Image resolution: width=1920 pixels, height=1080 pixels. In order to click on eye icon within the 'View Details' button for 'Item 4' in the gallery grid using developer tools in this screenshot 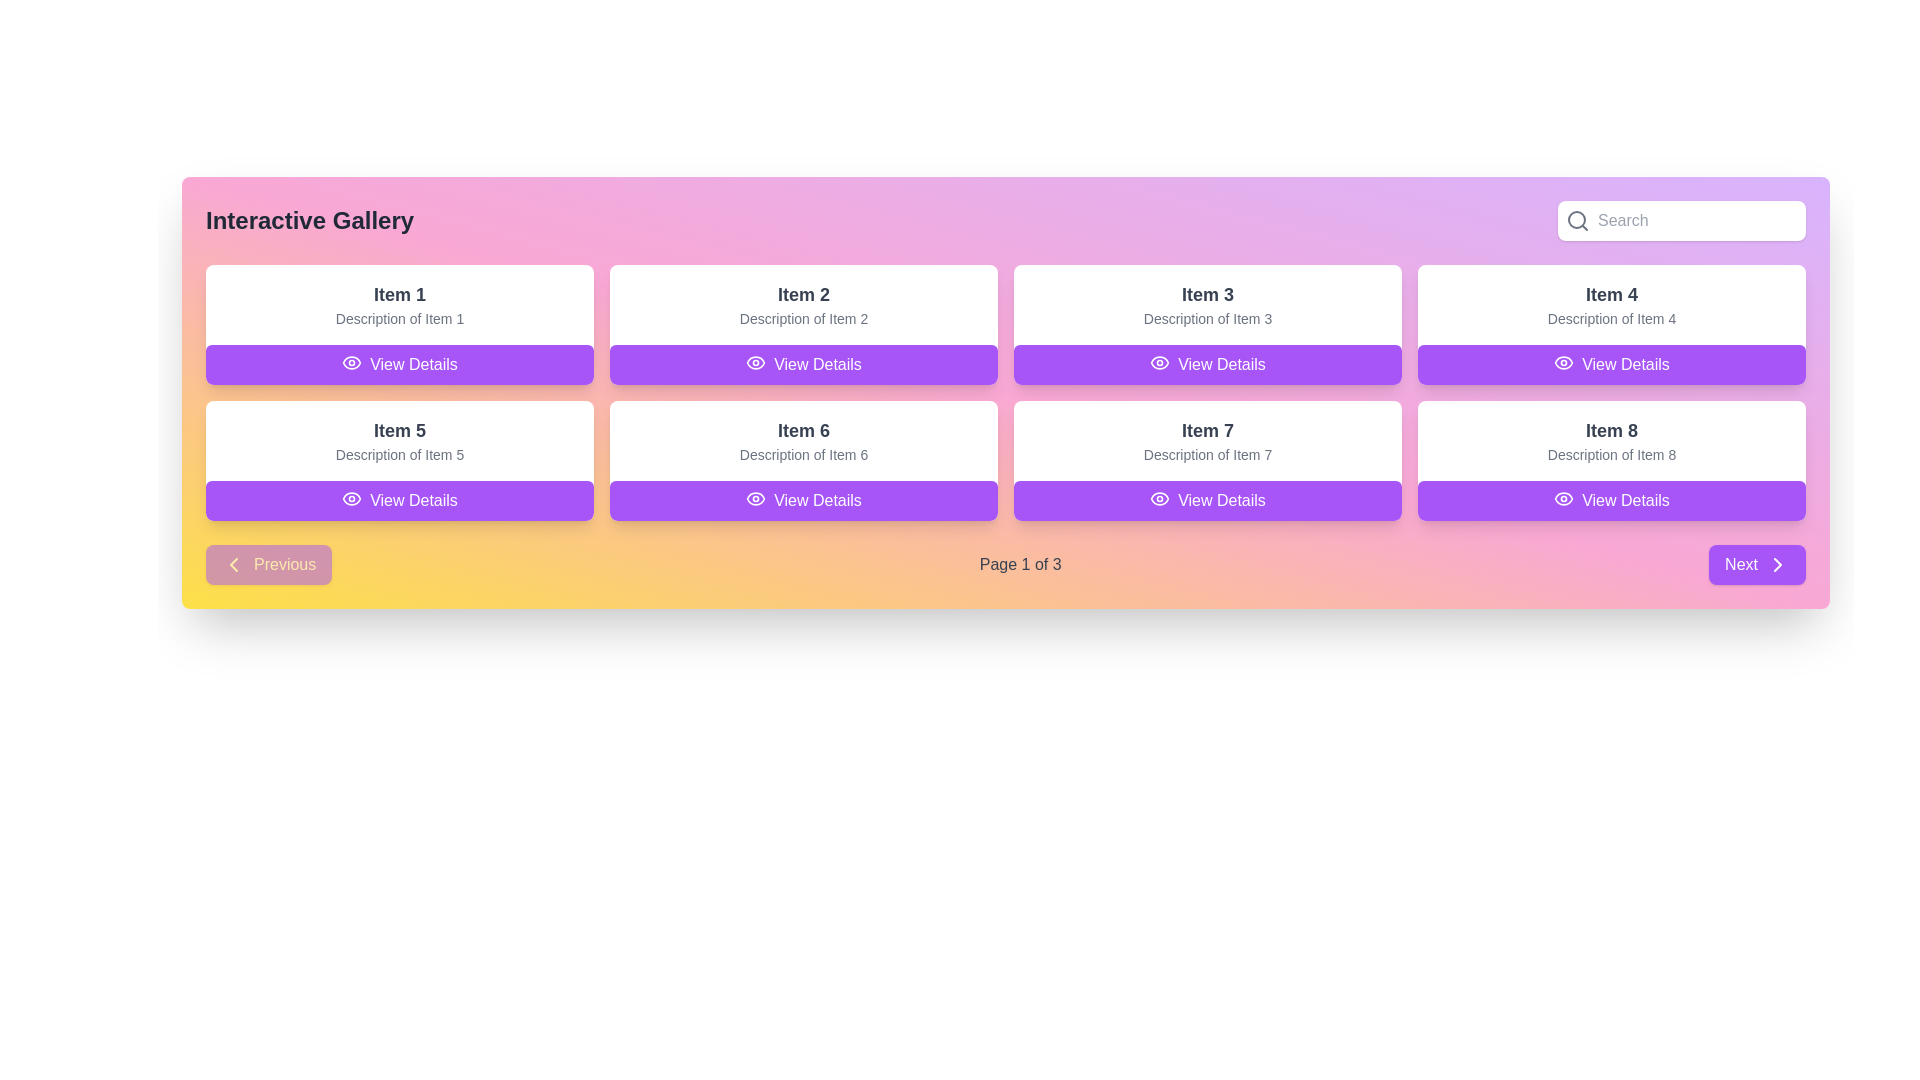, I will do `click(1563, 362)`.